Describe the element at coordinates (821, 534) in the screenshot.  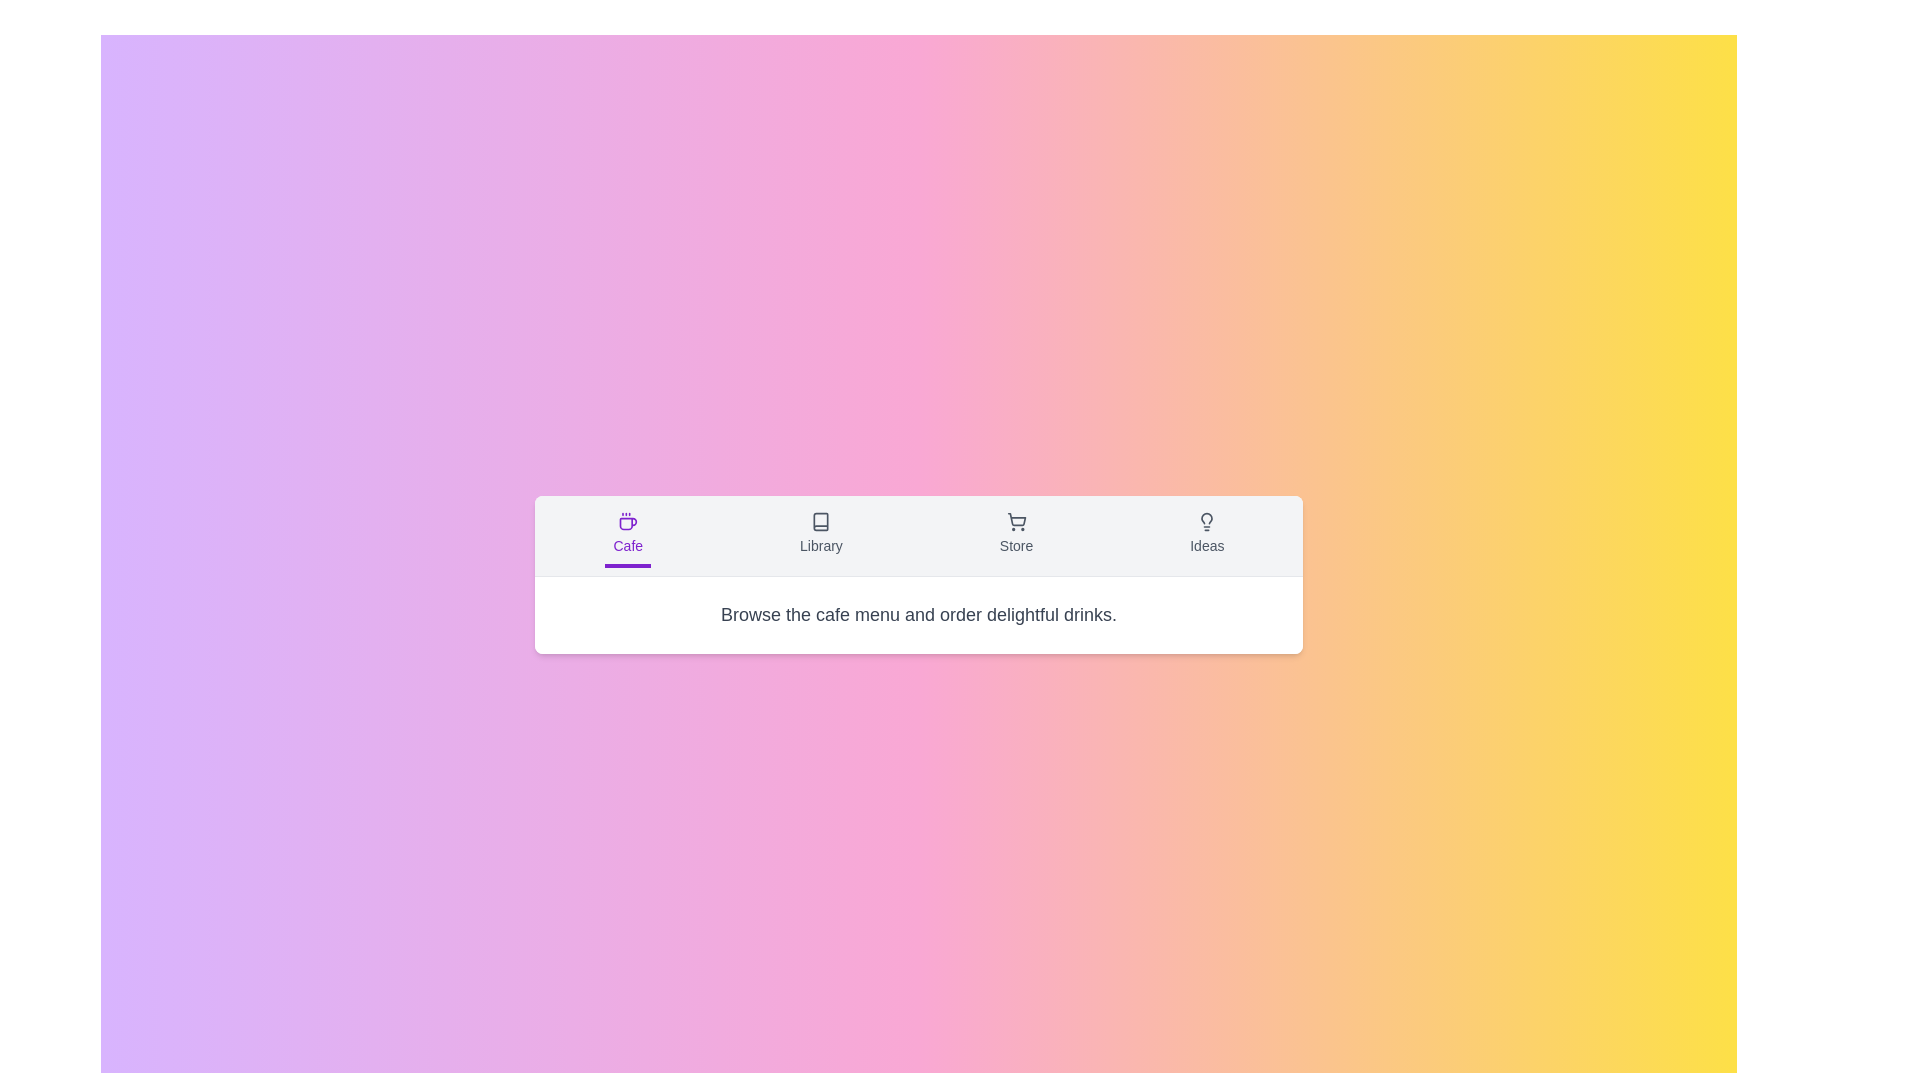
I see `the 'Library' button, which features an open book icon above the text 'Library' in gray color that changes to purple on hover` at that location.